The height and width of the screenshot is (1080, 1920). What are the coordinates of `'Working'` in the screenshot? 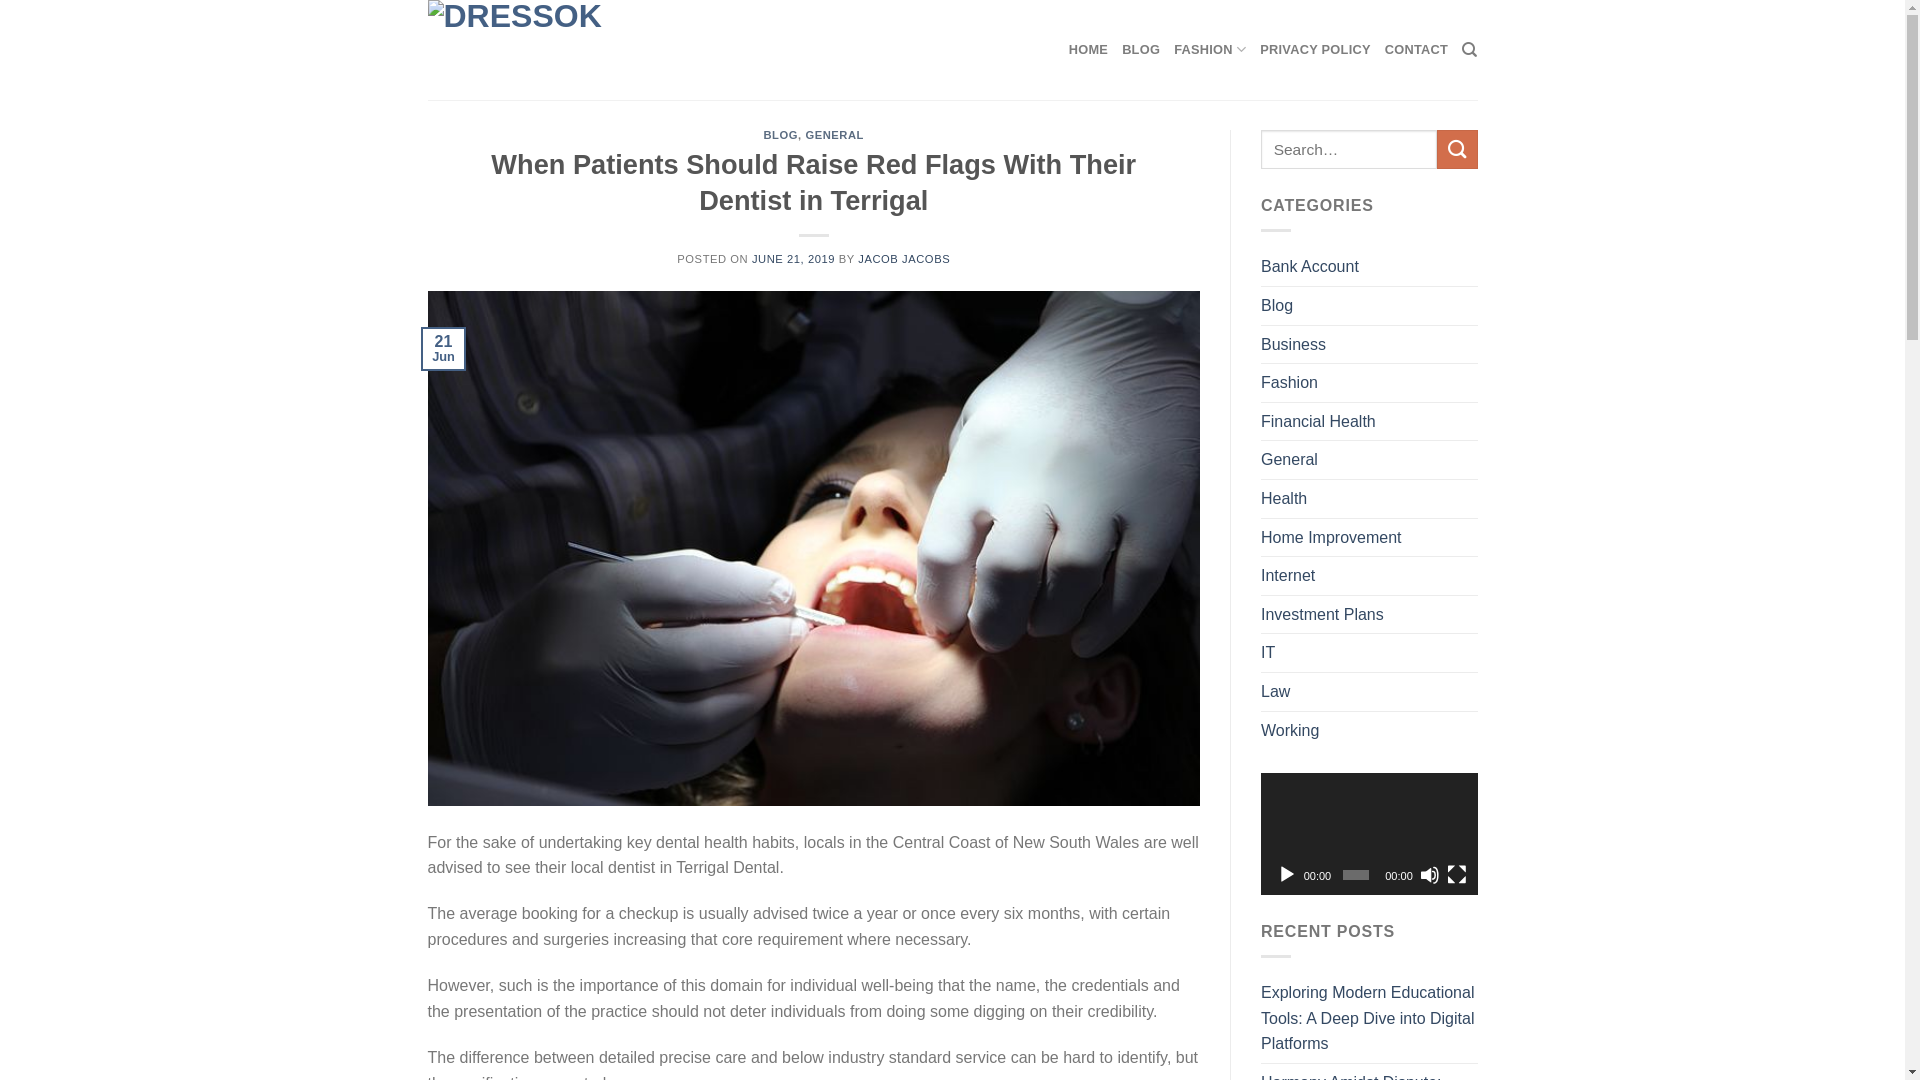 It's located at (1290, 731).